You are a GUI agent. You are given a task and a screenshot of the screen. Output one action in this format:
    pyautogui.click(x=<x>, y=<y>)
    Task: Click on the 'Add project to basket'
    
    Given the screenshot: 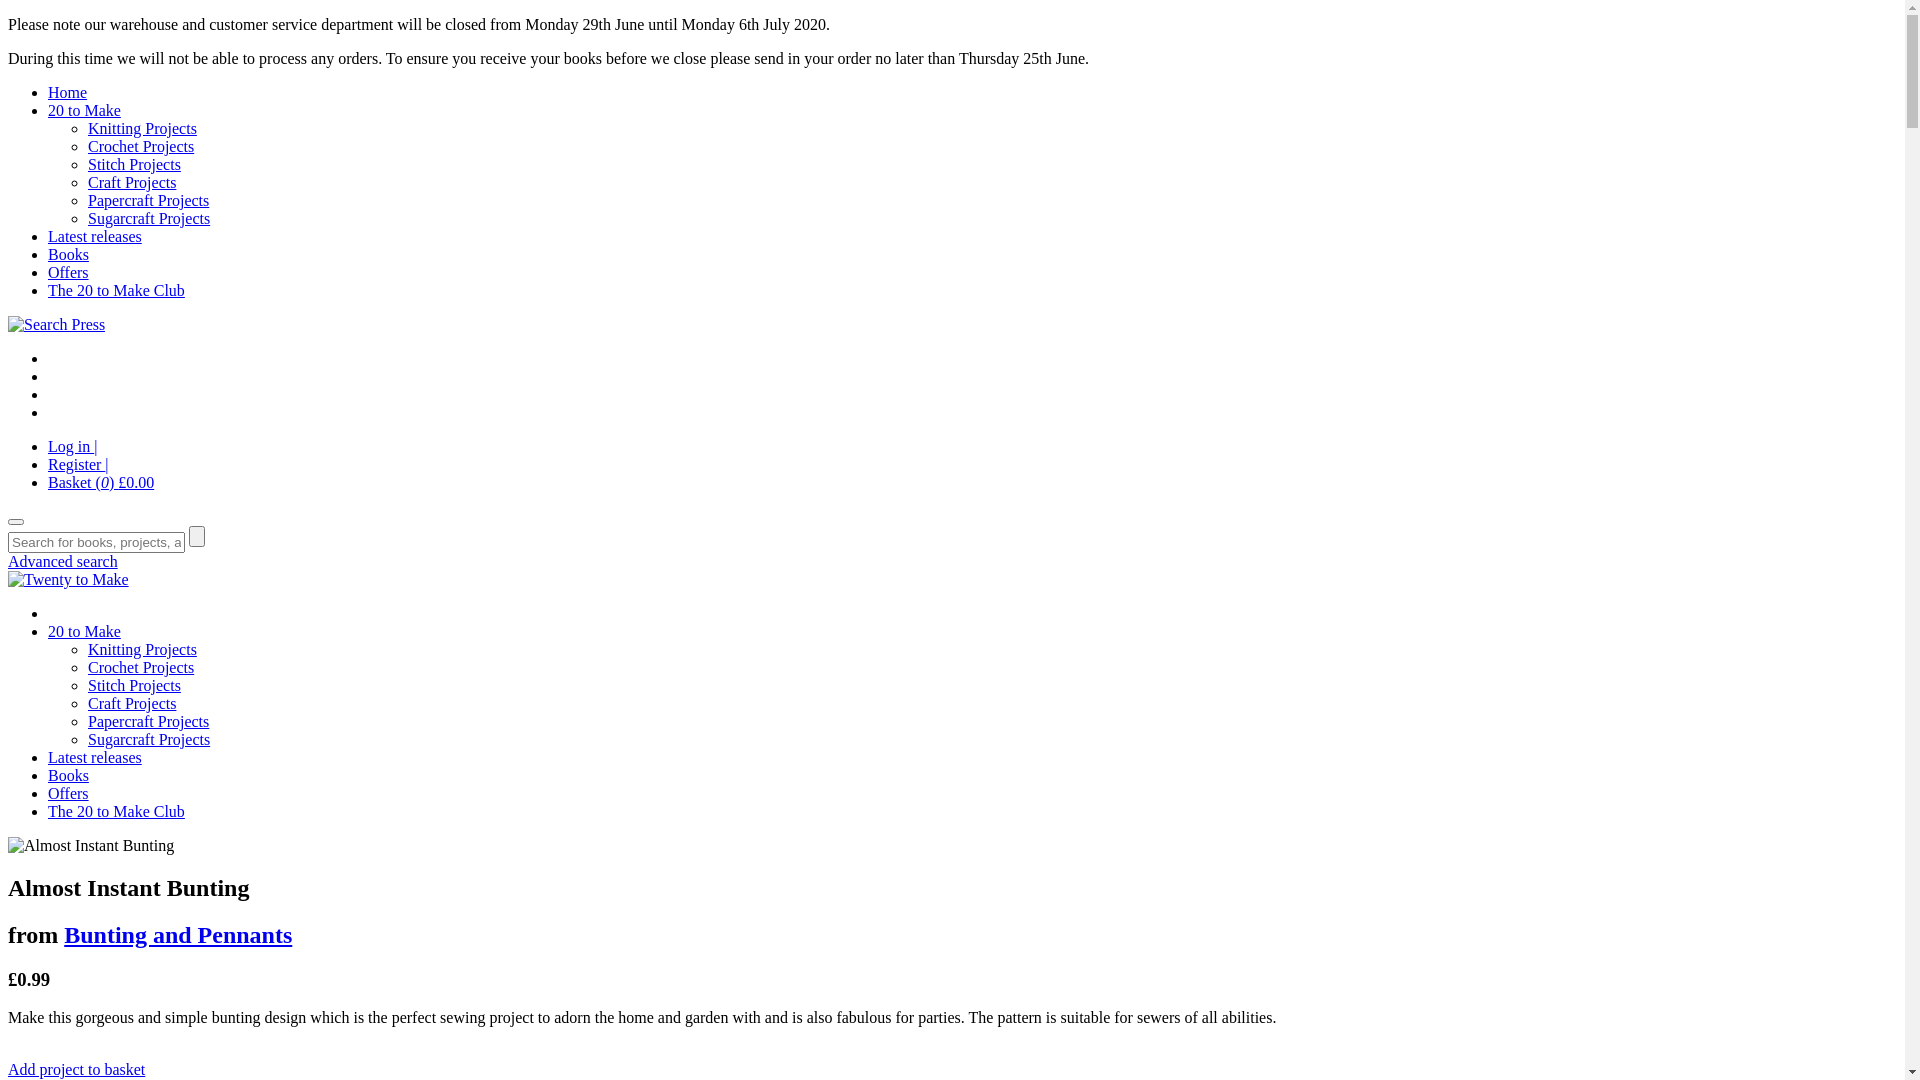 What is the action you would take?
    pyautogui.click(x=76, y=1068)
    